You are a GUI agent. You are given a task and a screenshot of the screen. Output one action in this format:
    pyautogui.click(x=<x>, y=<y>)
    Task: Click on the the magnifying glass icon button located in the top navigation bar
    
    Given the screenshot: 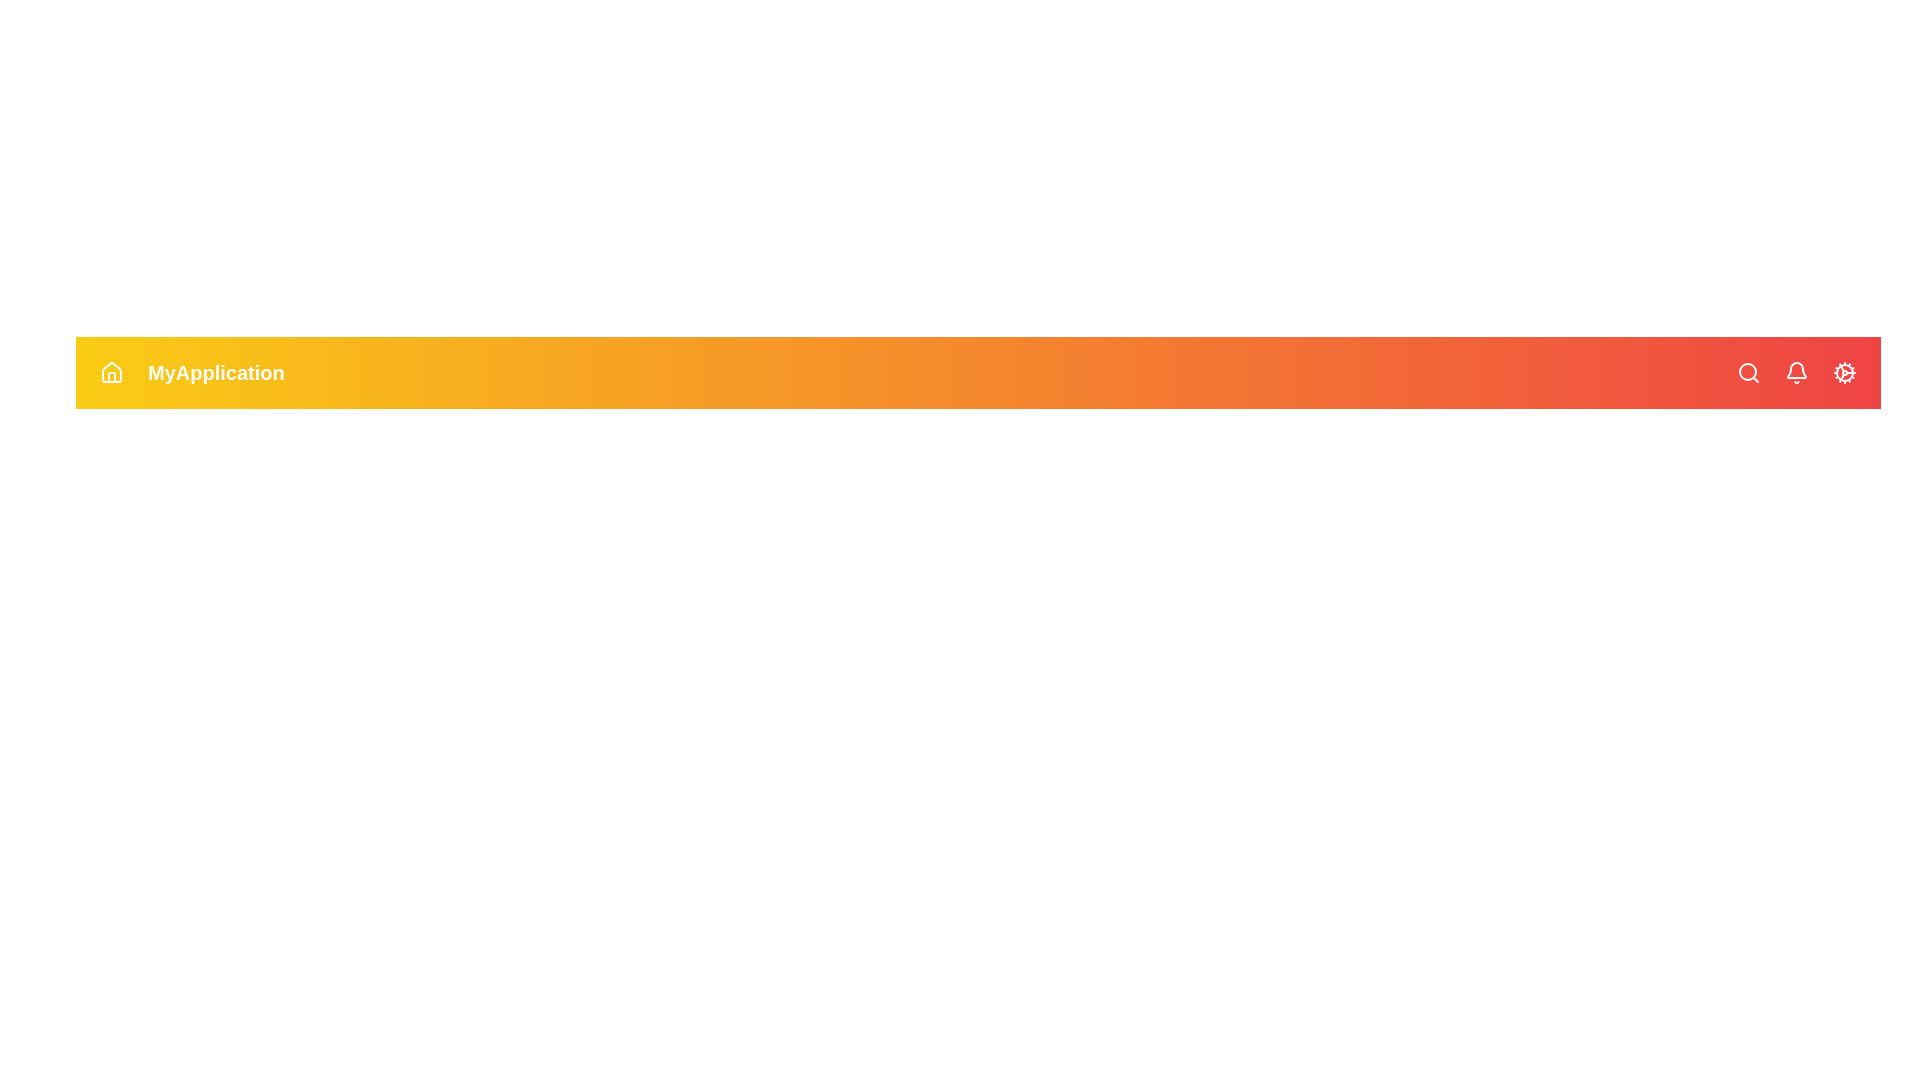 What is the action you would take?
    pyautogui.click(x=1747, y=373)
    